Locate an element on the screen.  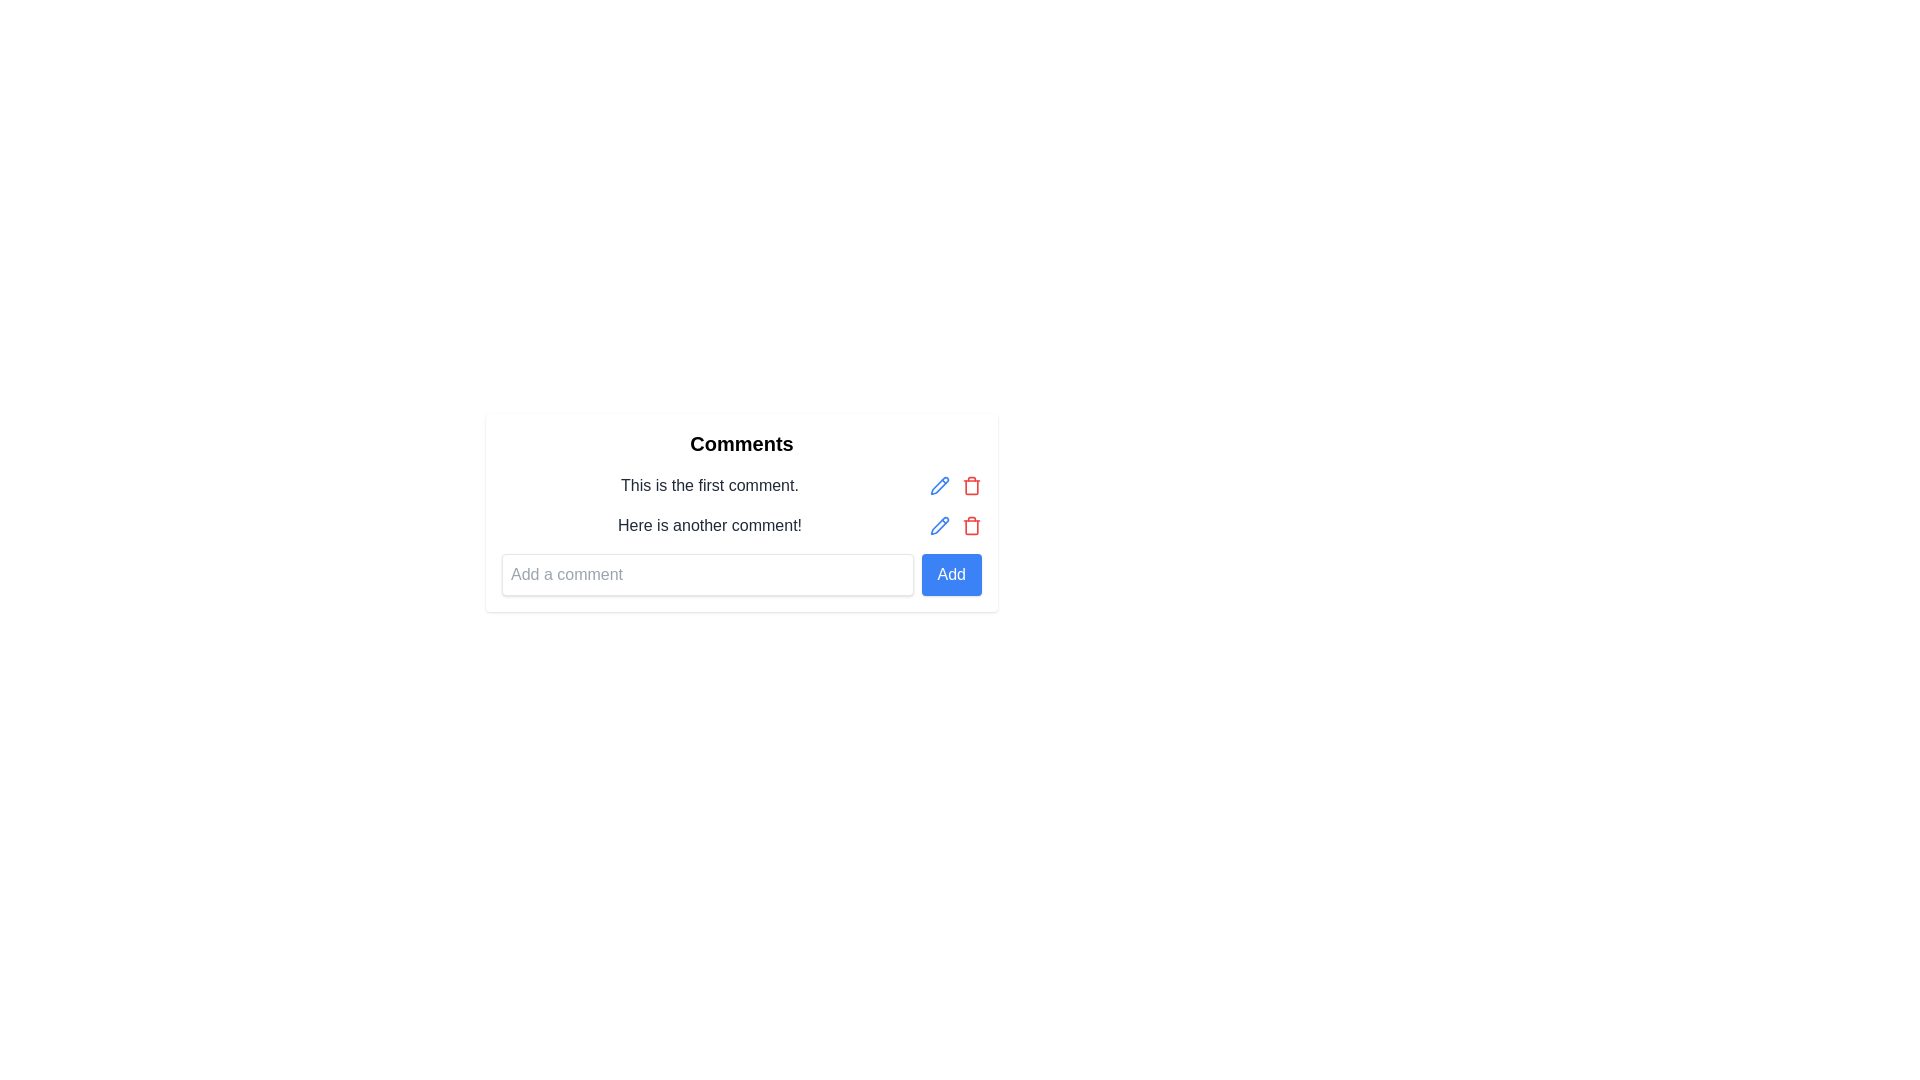
the edit button located to the right of the text 'Here is another comment!' to initiate editing the comment is located at coordinates (939, 524).